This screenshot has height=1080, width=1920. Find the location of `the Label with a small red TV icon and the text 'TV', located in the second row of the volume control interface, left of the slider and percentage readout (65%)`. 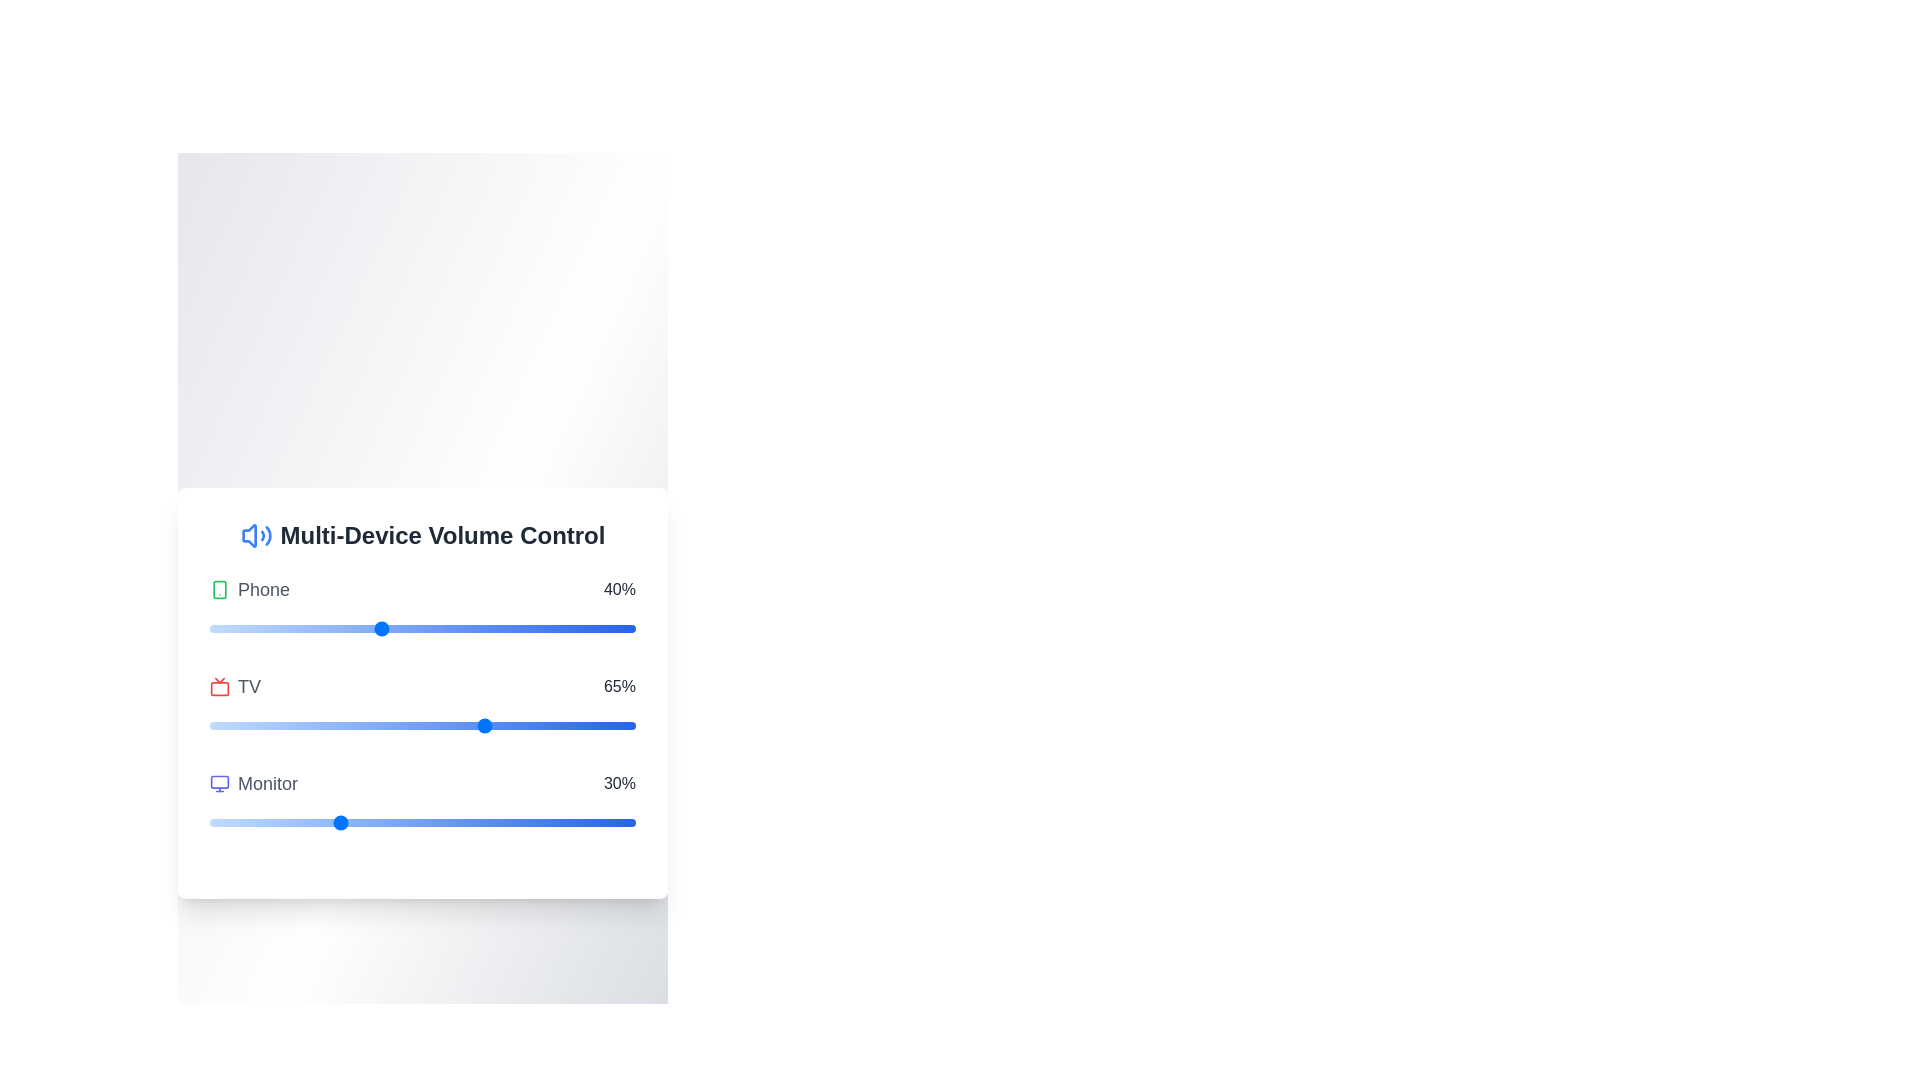

the Label with a small red TV icon and the text 'TV', located in the second row of the volume control interface, left of the slider and percentage readout (65%) is located at coordinates (235, 685).